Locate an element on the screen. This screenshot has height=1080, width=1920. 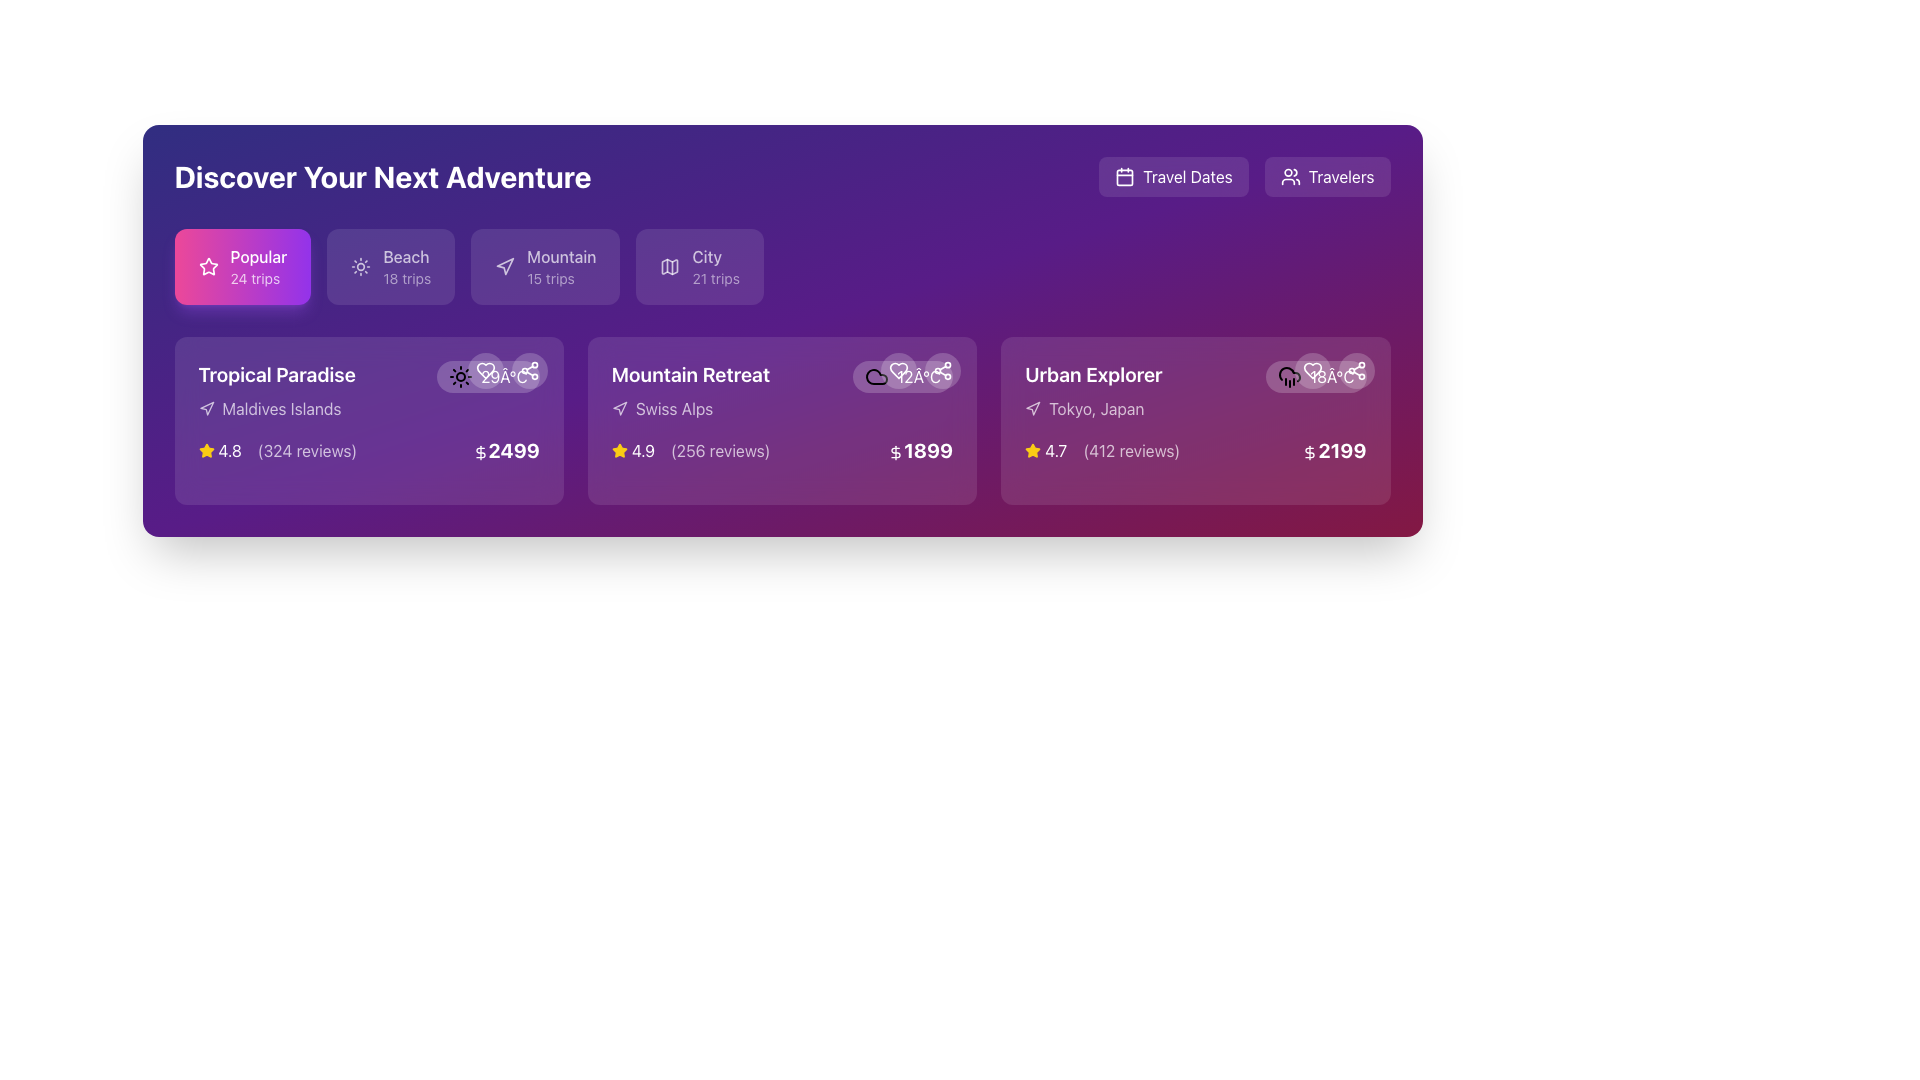
the star-shaped icon with a yellow fill located in the 'Tropical Paradise' section of travel packages, which indicates a rating system is located at coordinates (618, 450).